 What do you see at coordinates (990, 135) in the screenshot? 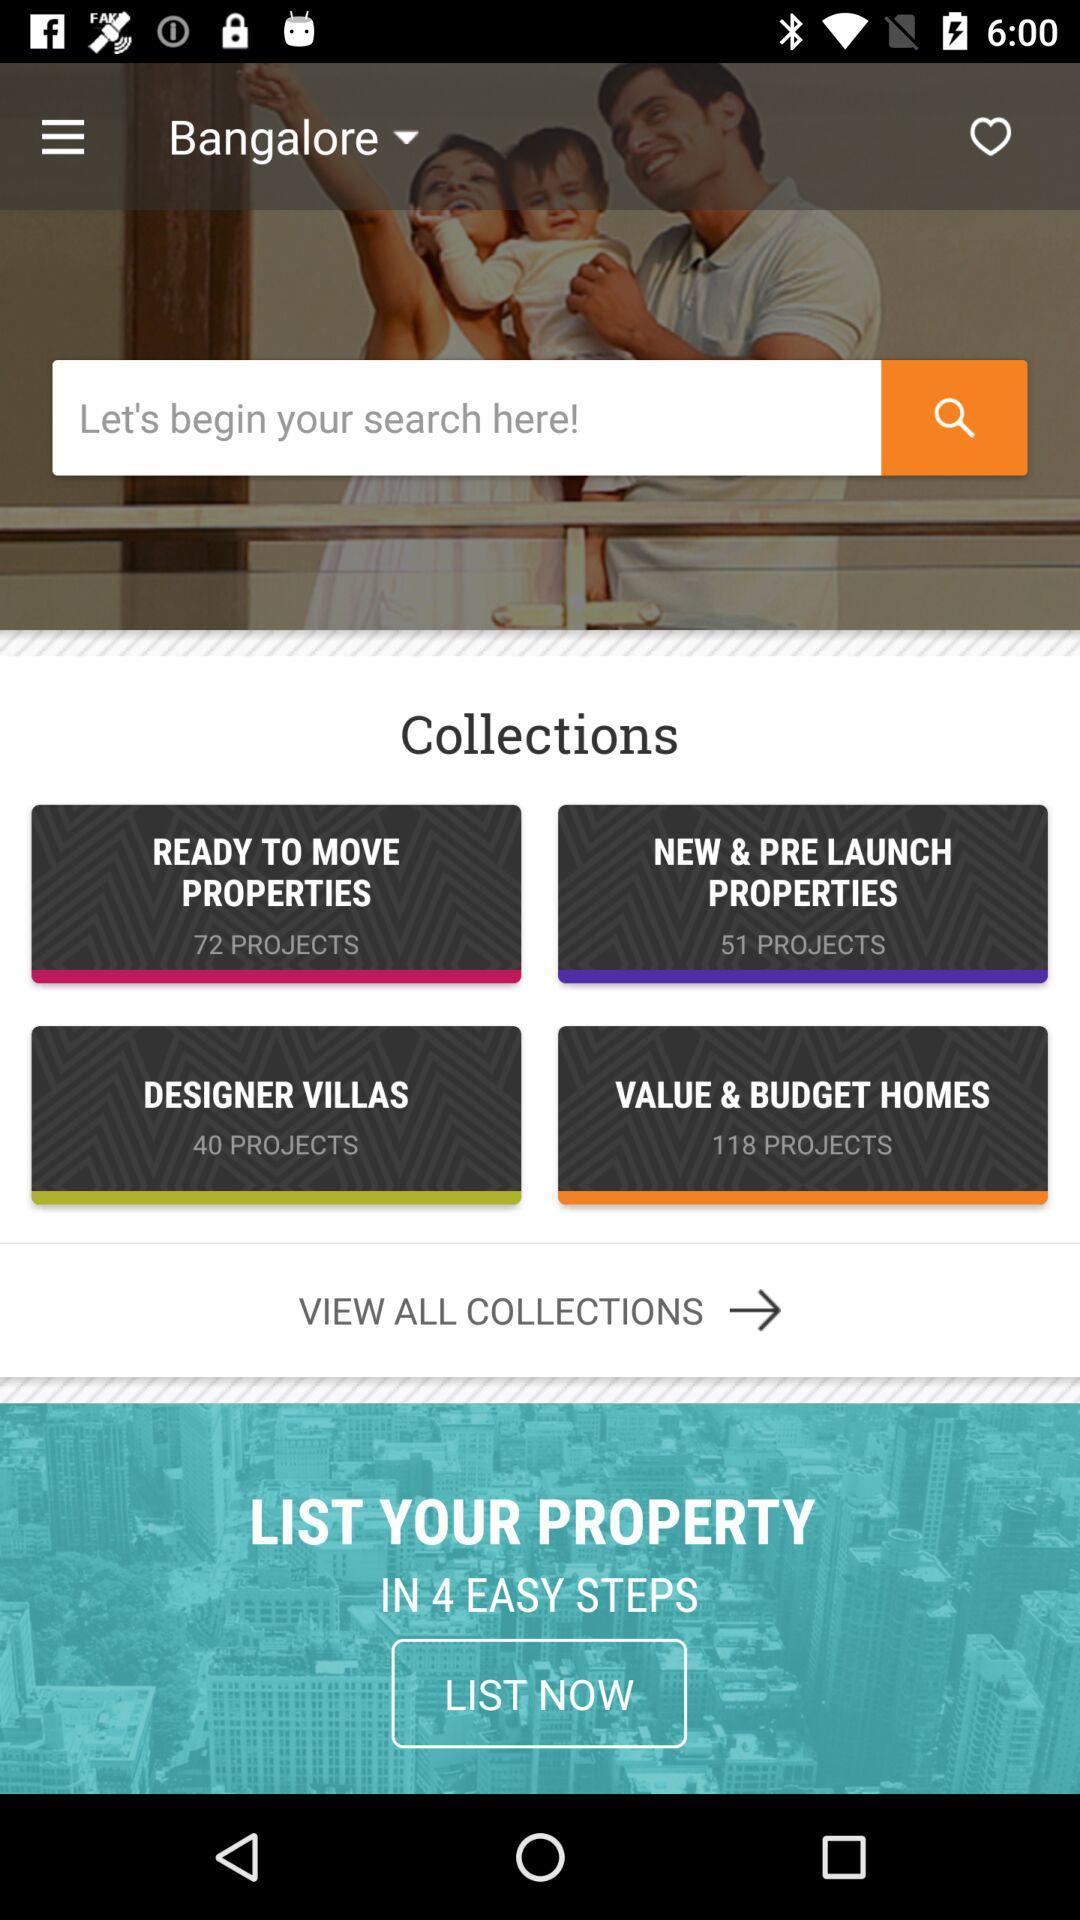
I see `the icon next to the bangalore item` at bounding box center [990, 135].